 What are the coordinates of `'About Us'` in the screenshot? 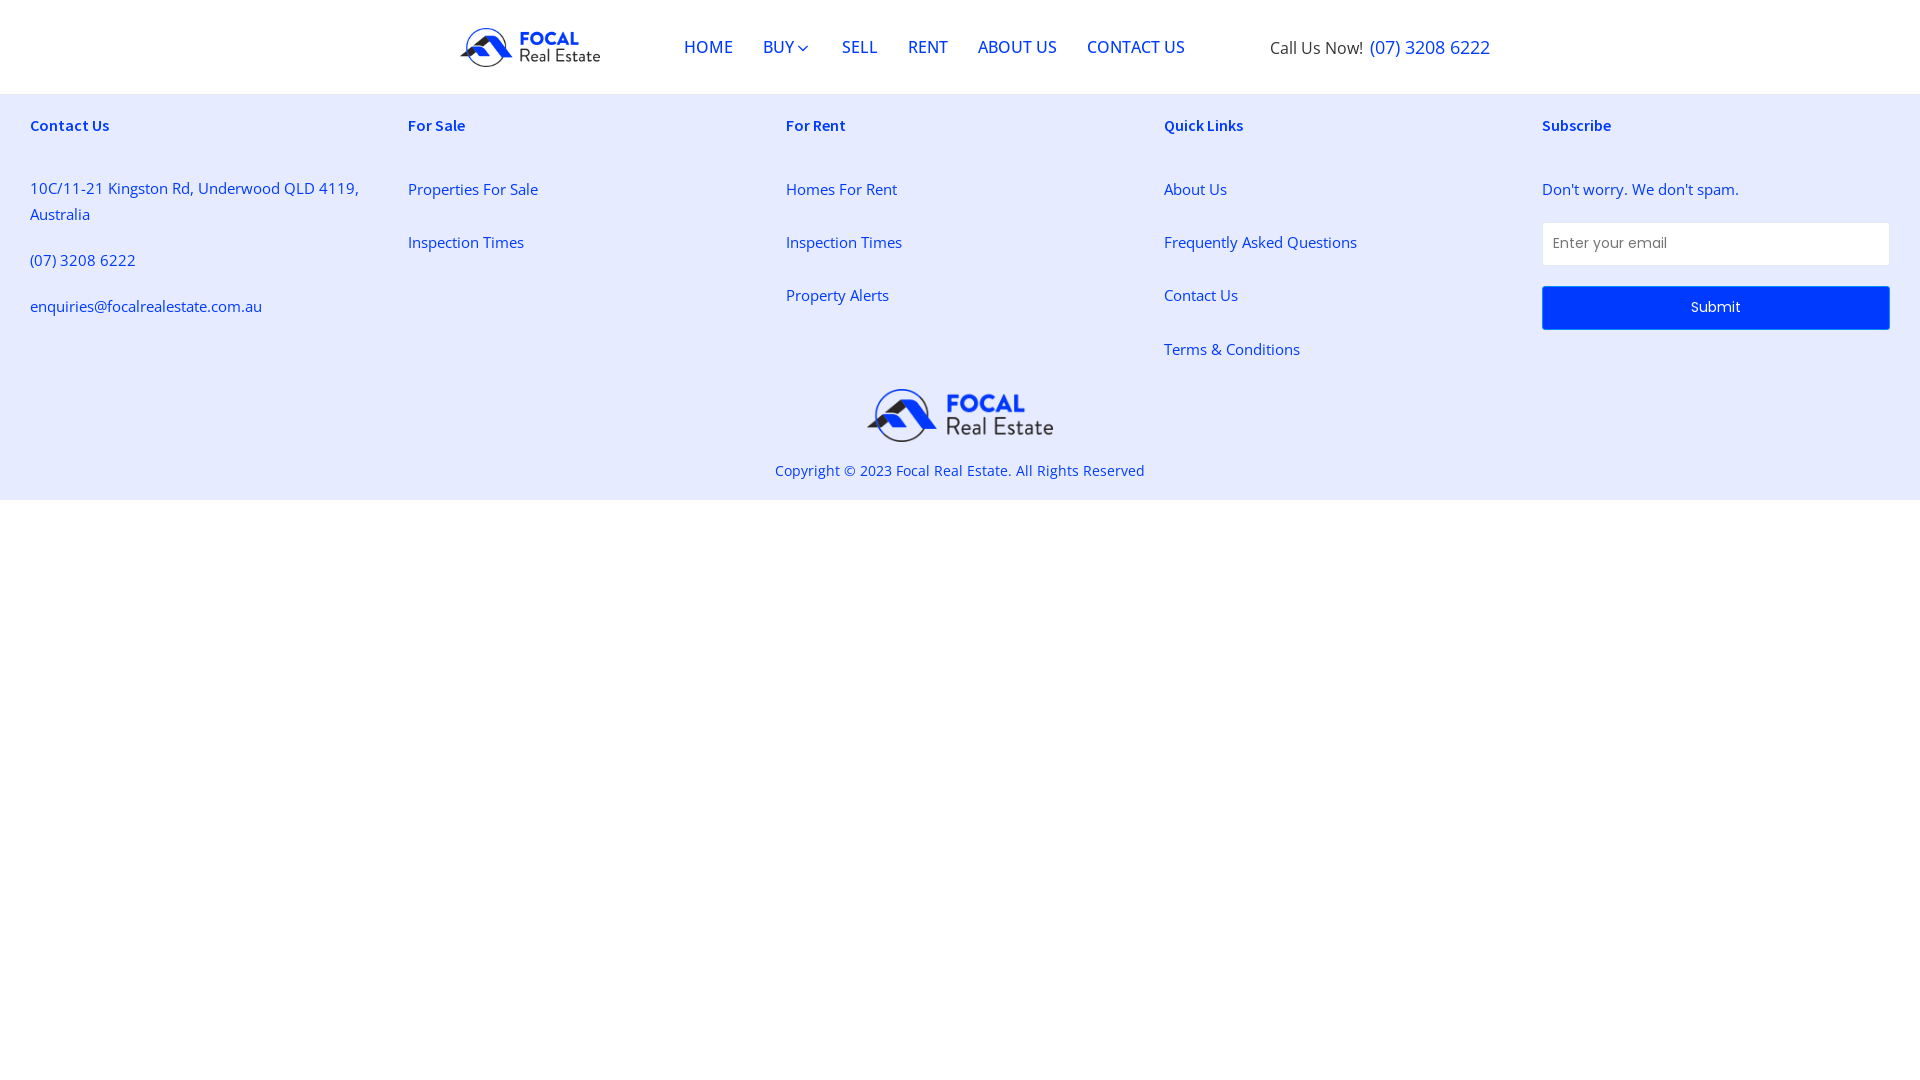 It's located at (1195, 189).